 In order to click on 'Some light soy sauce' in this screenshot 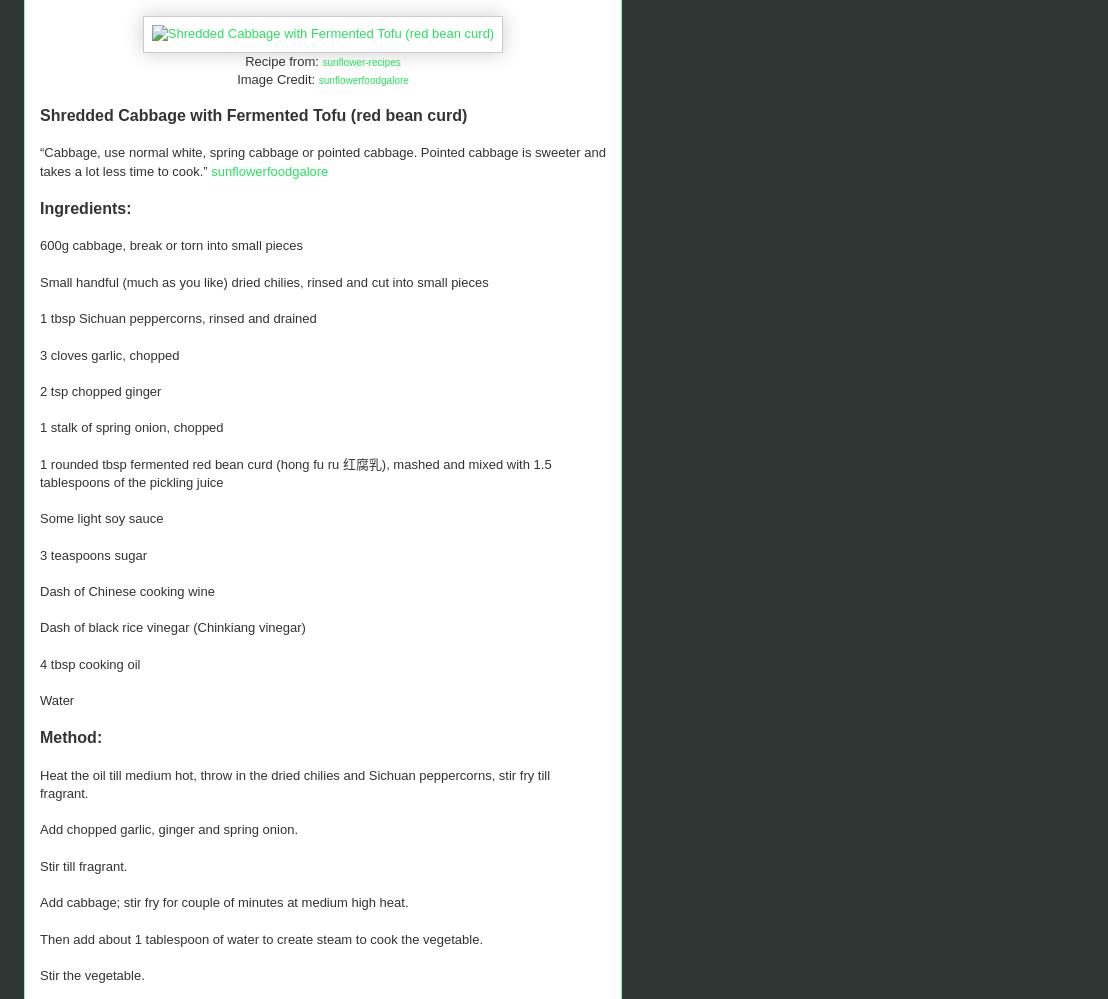, I will do `click(101, 517)`.